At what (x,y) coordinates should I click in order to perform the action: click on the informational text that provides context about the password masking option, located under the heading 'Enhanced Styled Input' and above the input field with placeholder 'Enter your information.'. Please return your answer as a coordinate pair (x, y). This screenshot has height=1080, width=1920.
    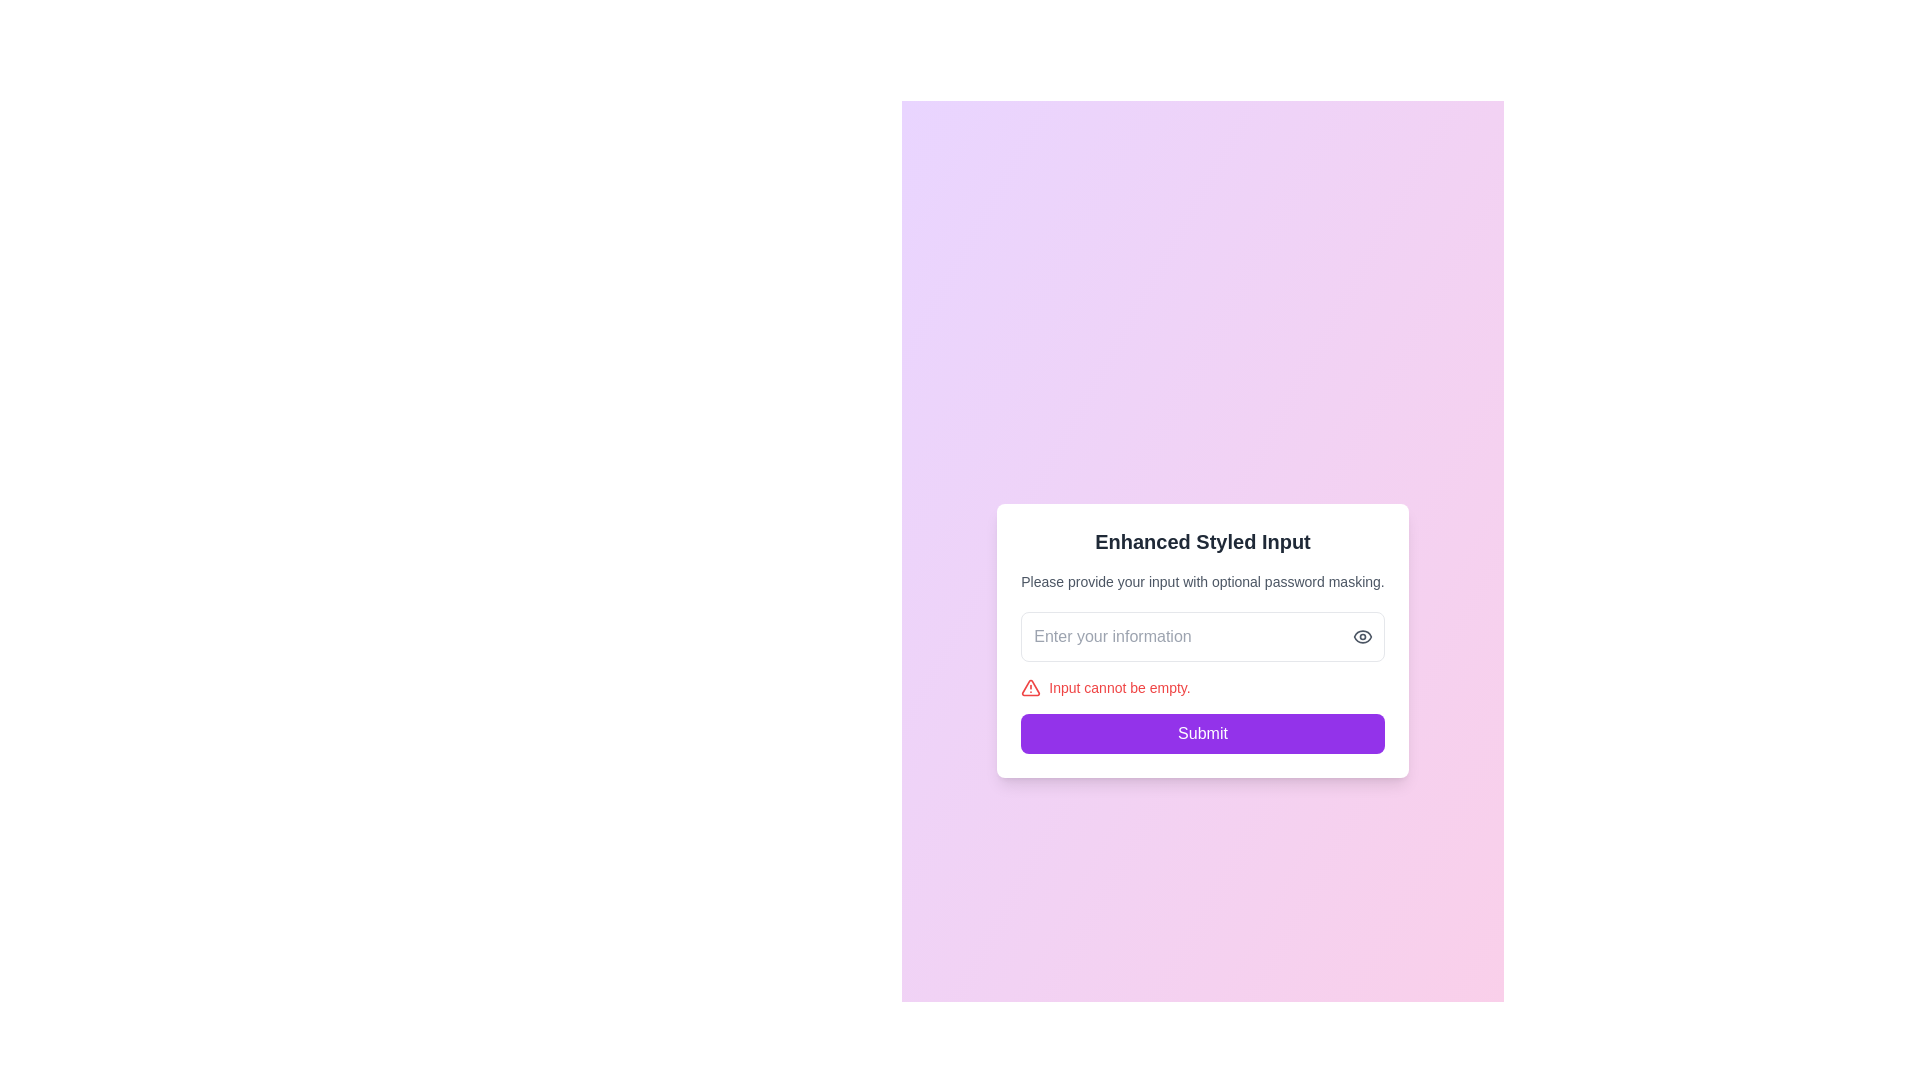
    Looking at the image, I should click on (1202, 582).